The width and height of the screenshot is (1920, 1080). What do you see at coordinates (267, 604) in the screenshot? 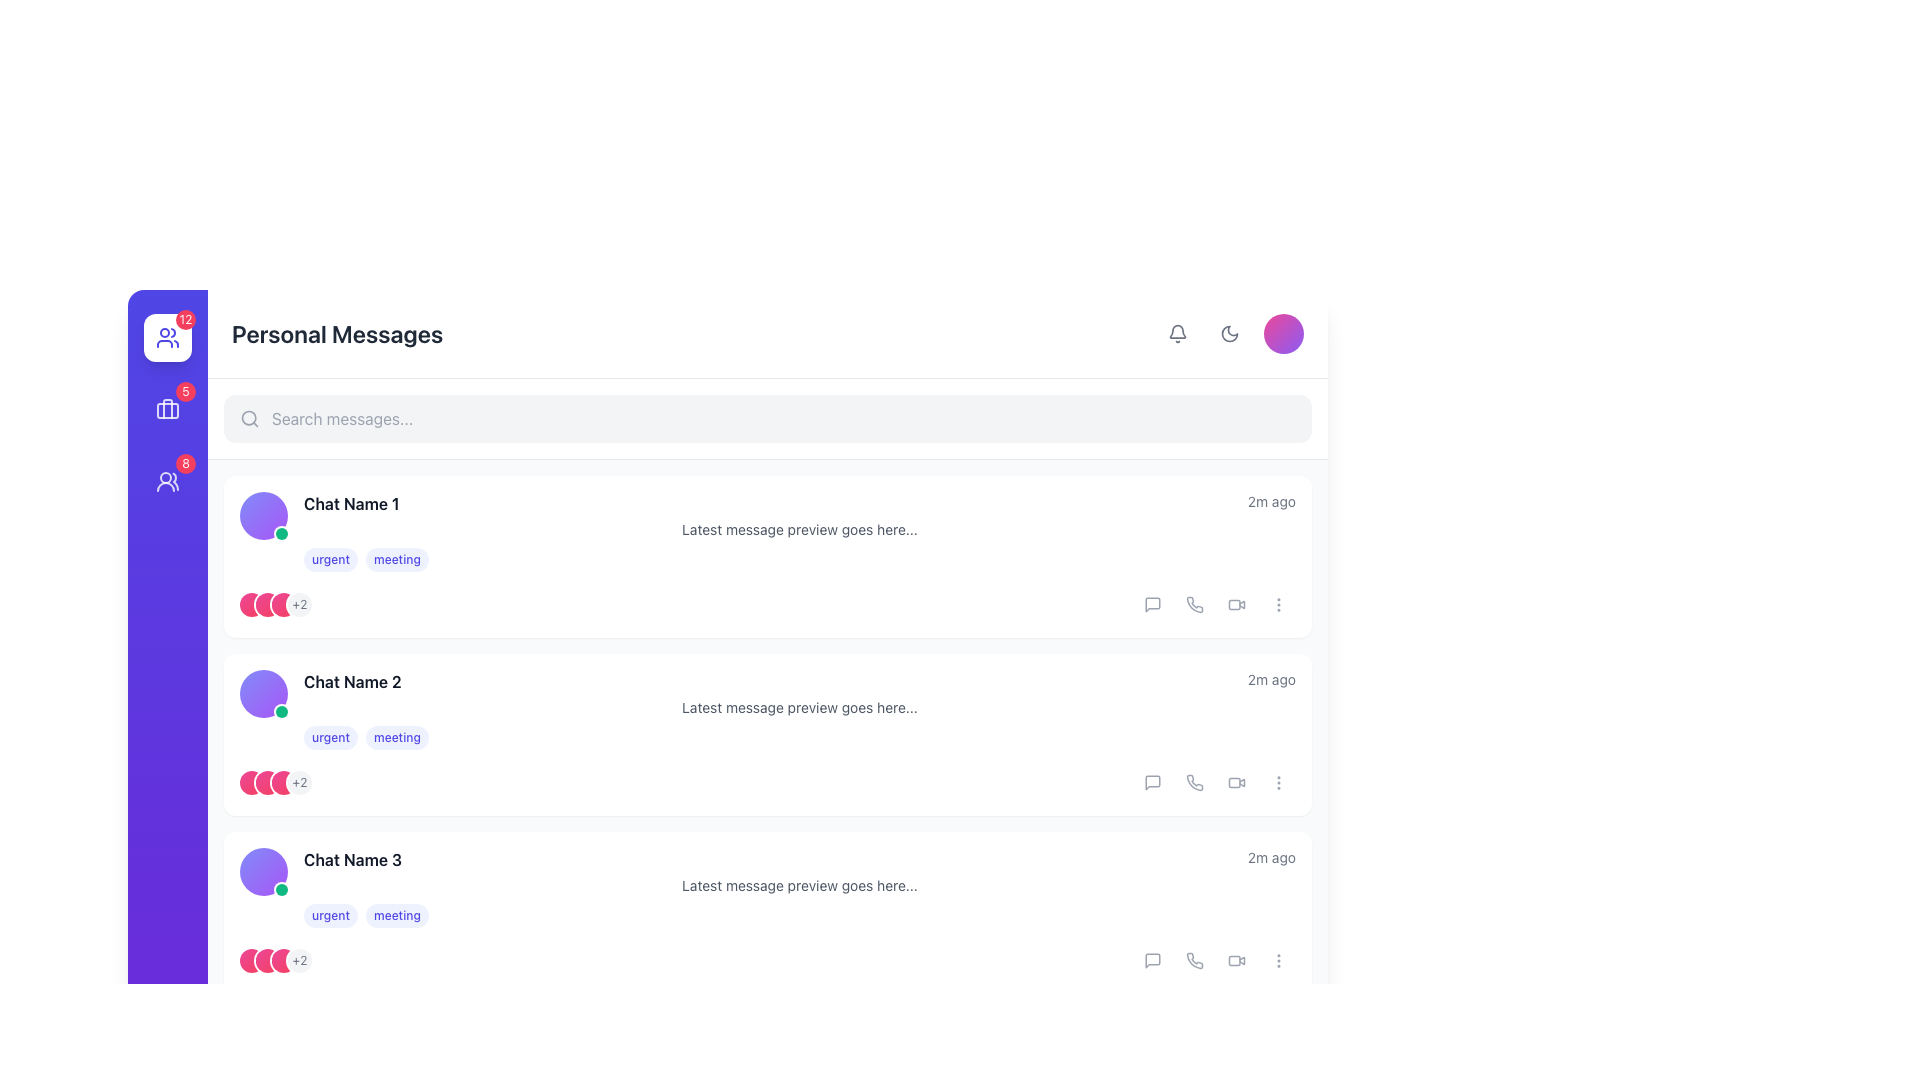
I see `the second avatar icon in the group of four, located near the left side of the chat item card under the chat name and status tags` at bounding box center [267, 604].